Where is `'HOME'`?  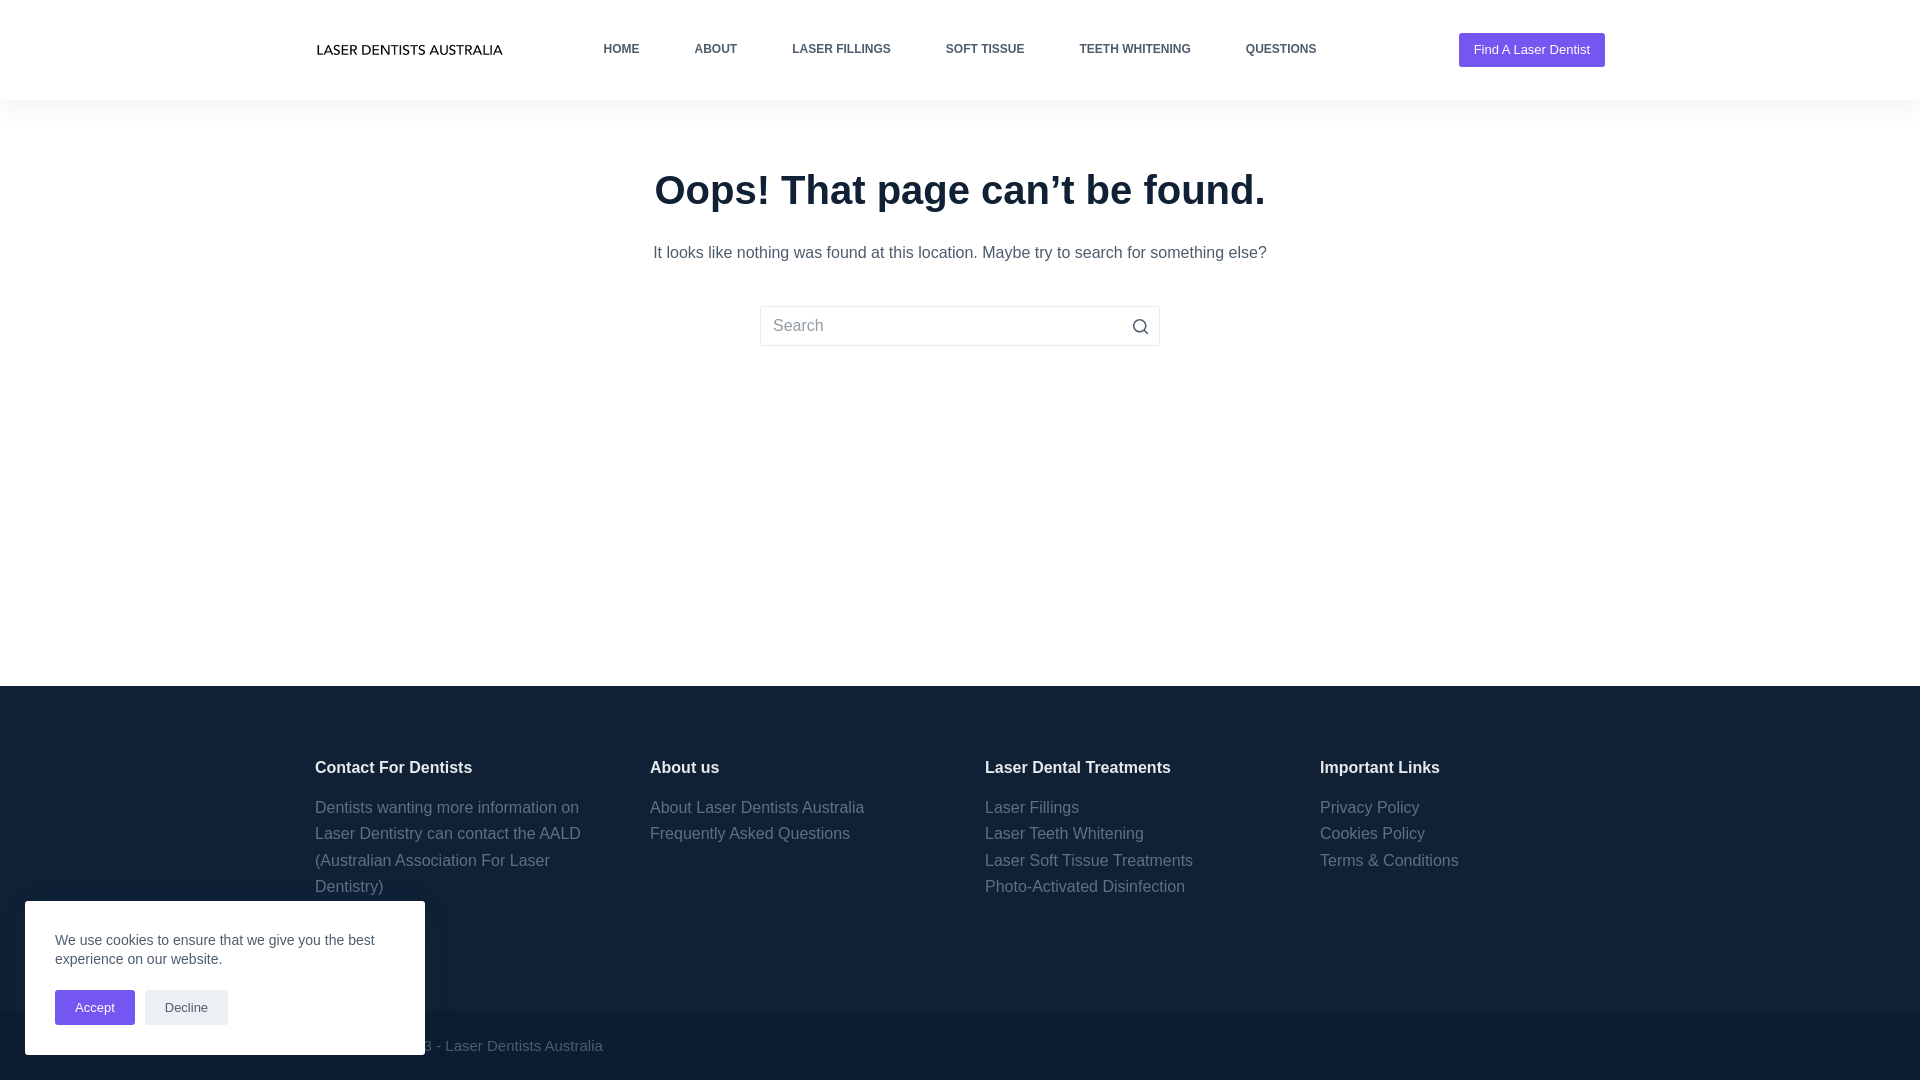
'HOME' is located at coordinates (620, 49).